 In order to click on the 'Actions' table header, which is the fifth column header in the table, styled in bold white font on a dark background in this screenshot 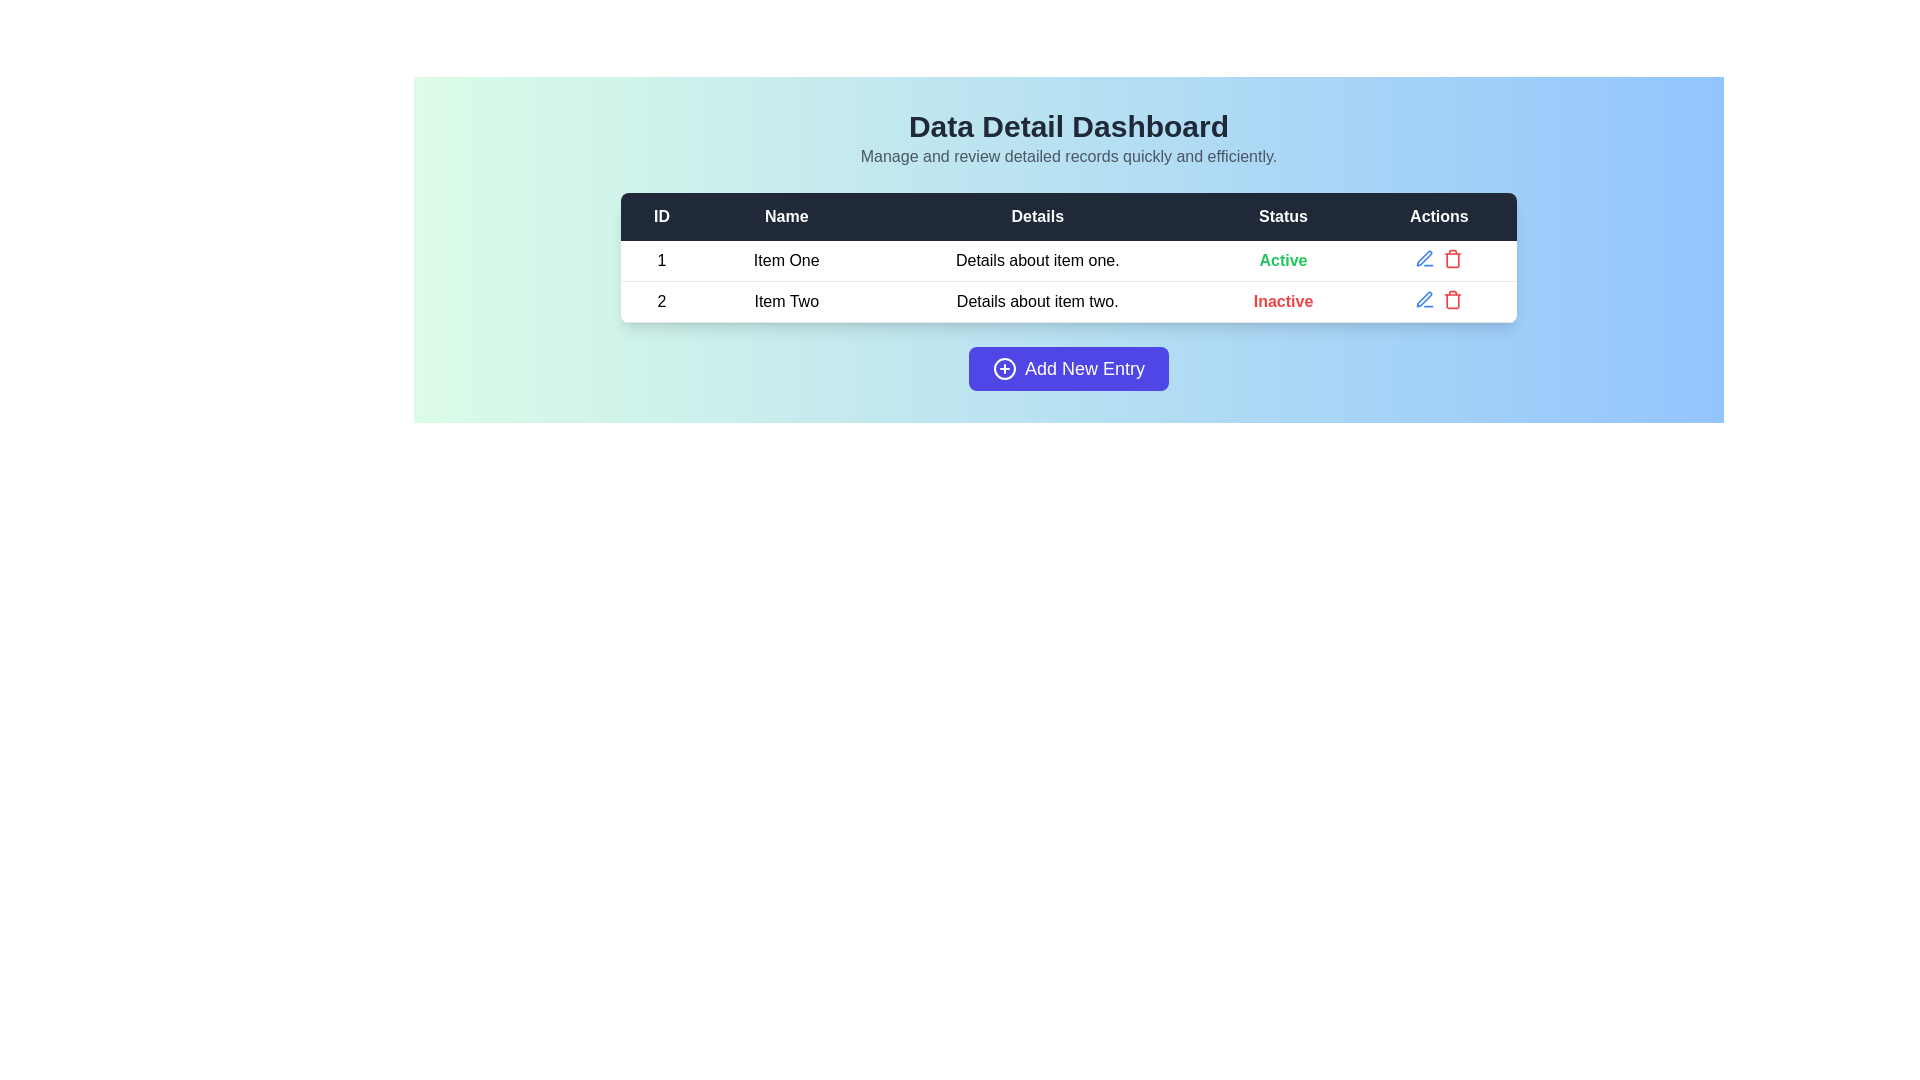, I will do `click(1438, 216)`.